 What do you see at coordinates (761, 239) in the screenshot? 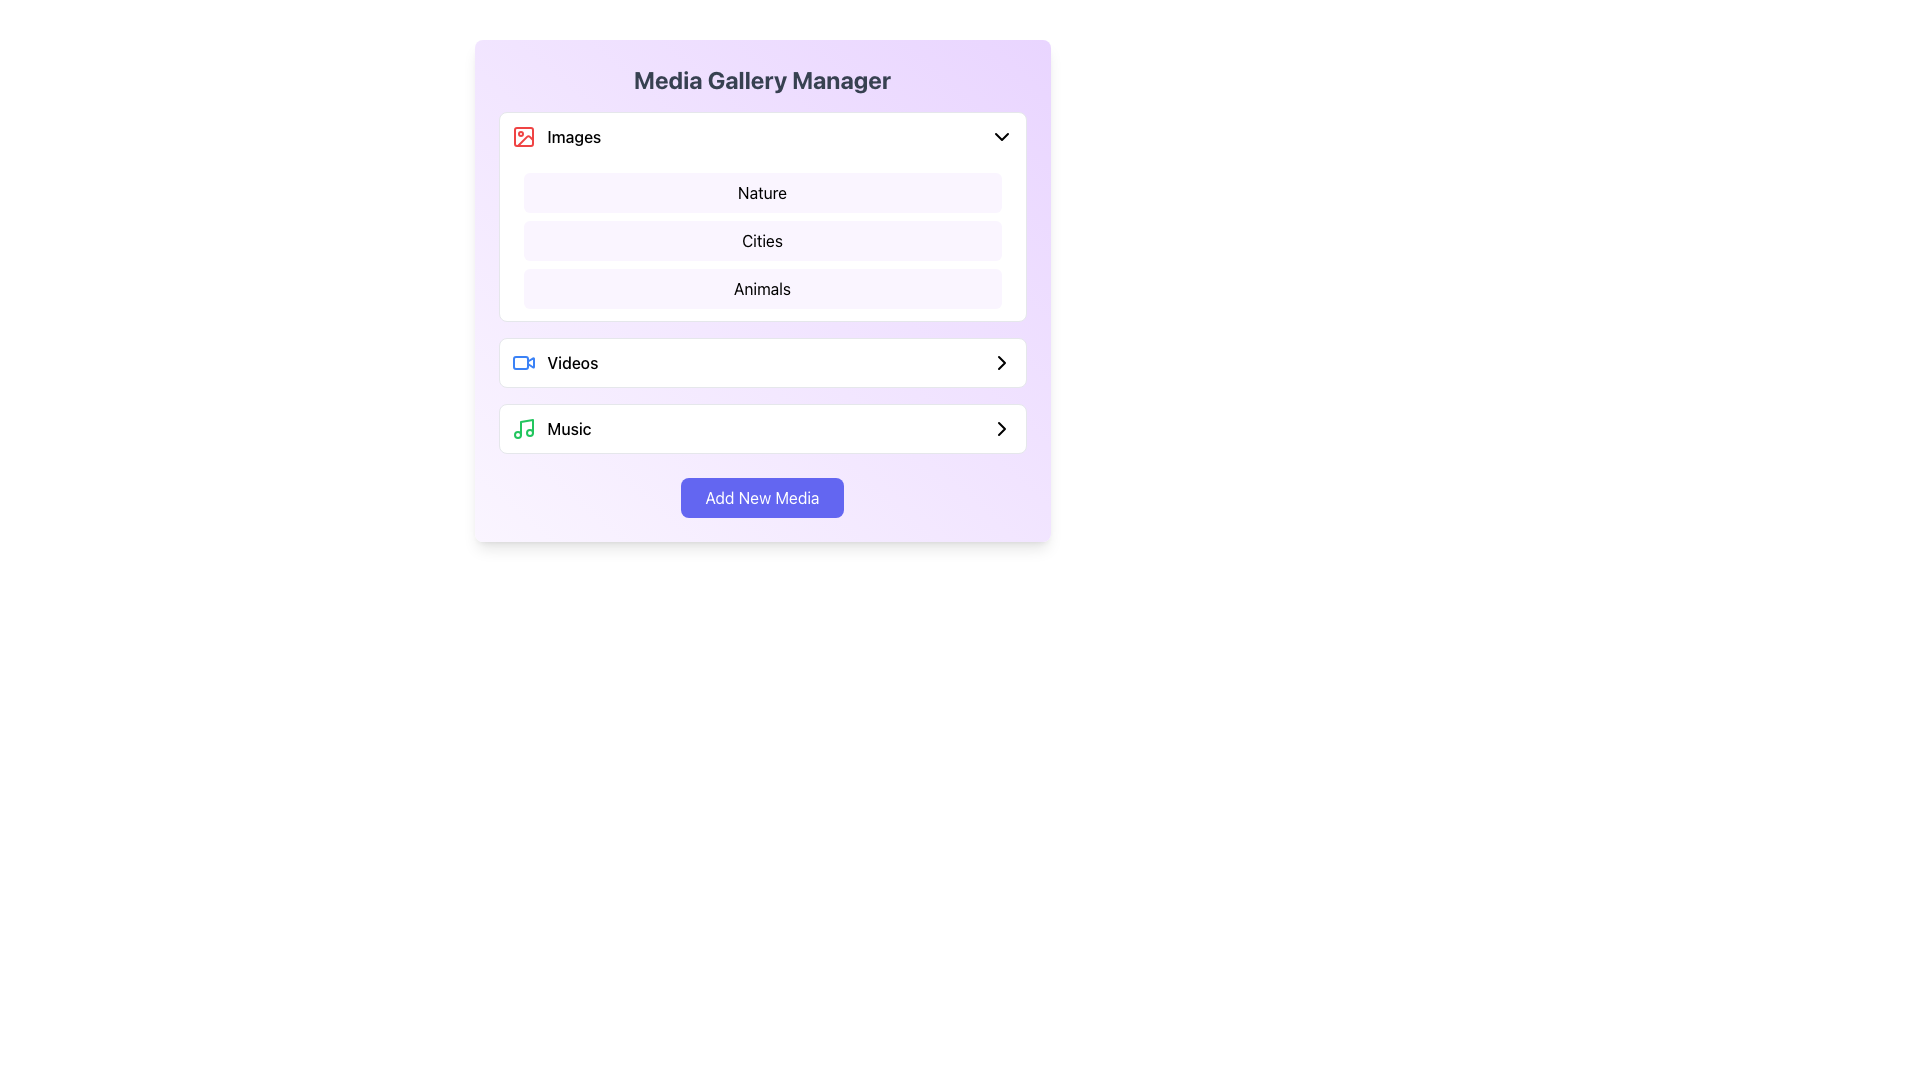
I see `the interactive selection tile group in the 'Media Gallery Manager' section` at bounding box center [761, 239].